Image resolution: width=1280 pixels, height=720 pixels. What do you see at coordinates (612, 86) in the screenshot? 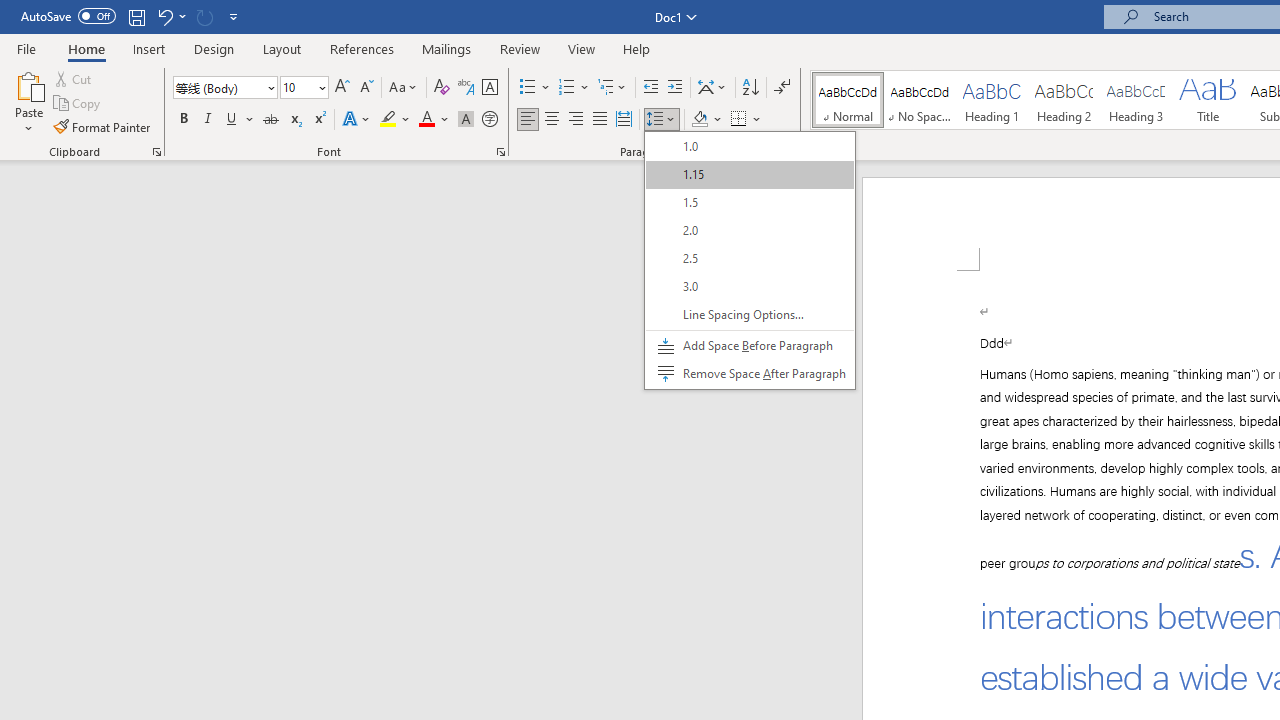
I see `'Multilevel List'` at bounding box center [612, 86].